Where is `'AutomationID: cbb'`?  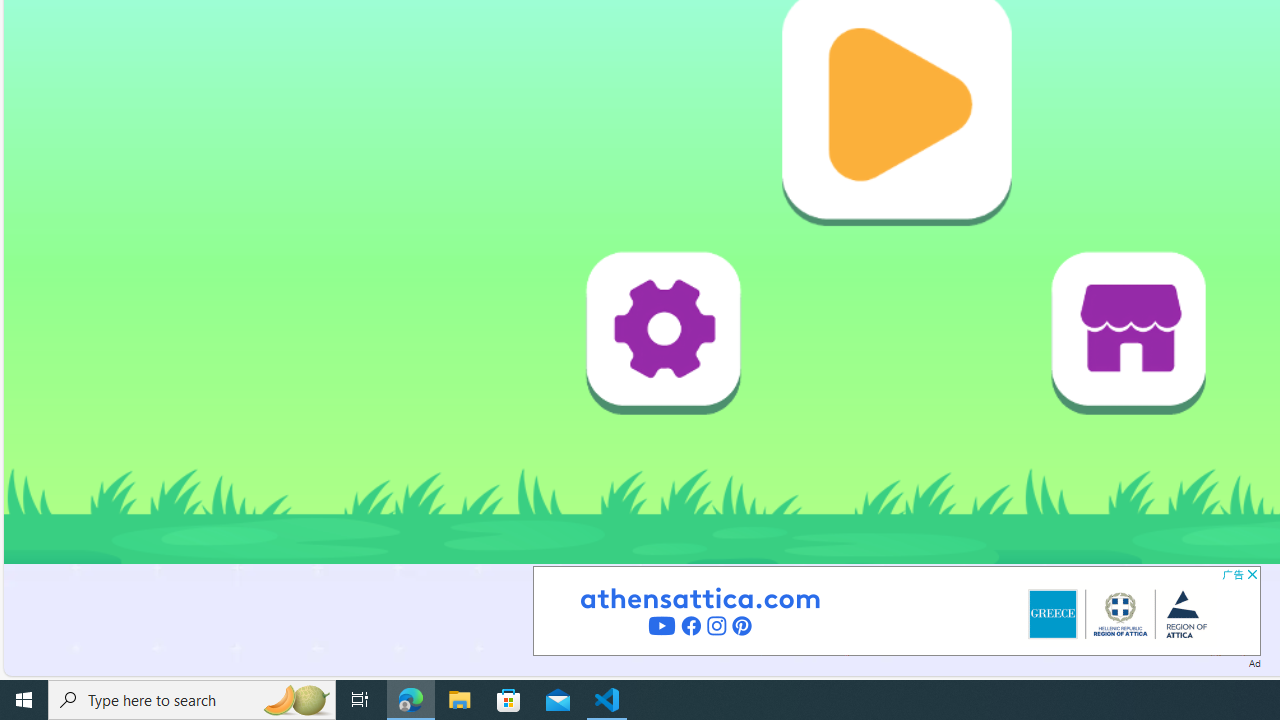 'AutomationID: cbb' is located at coordinates (1251, 574).